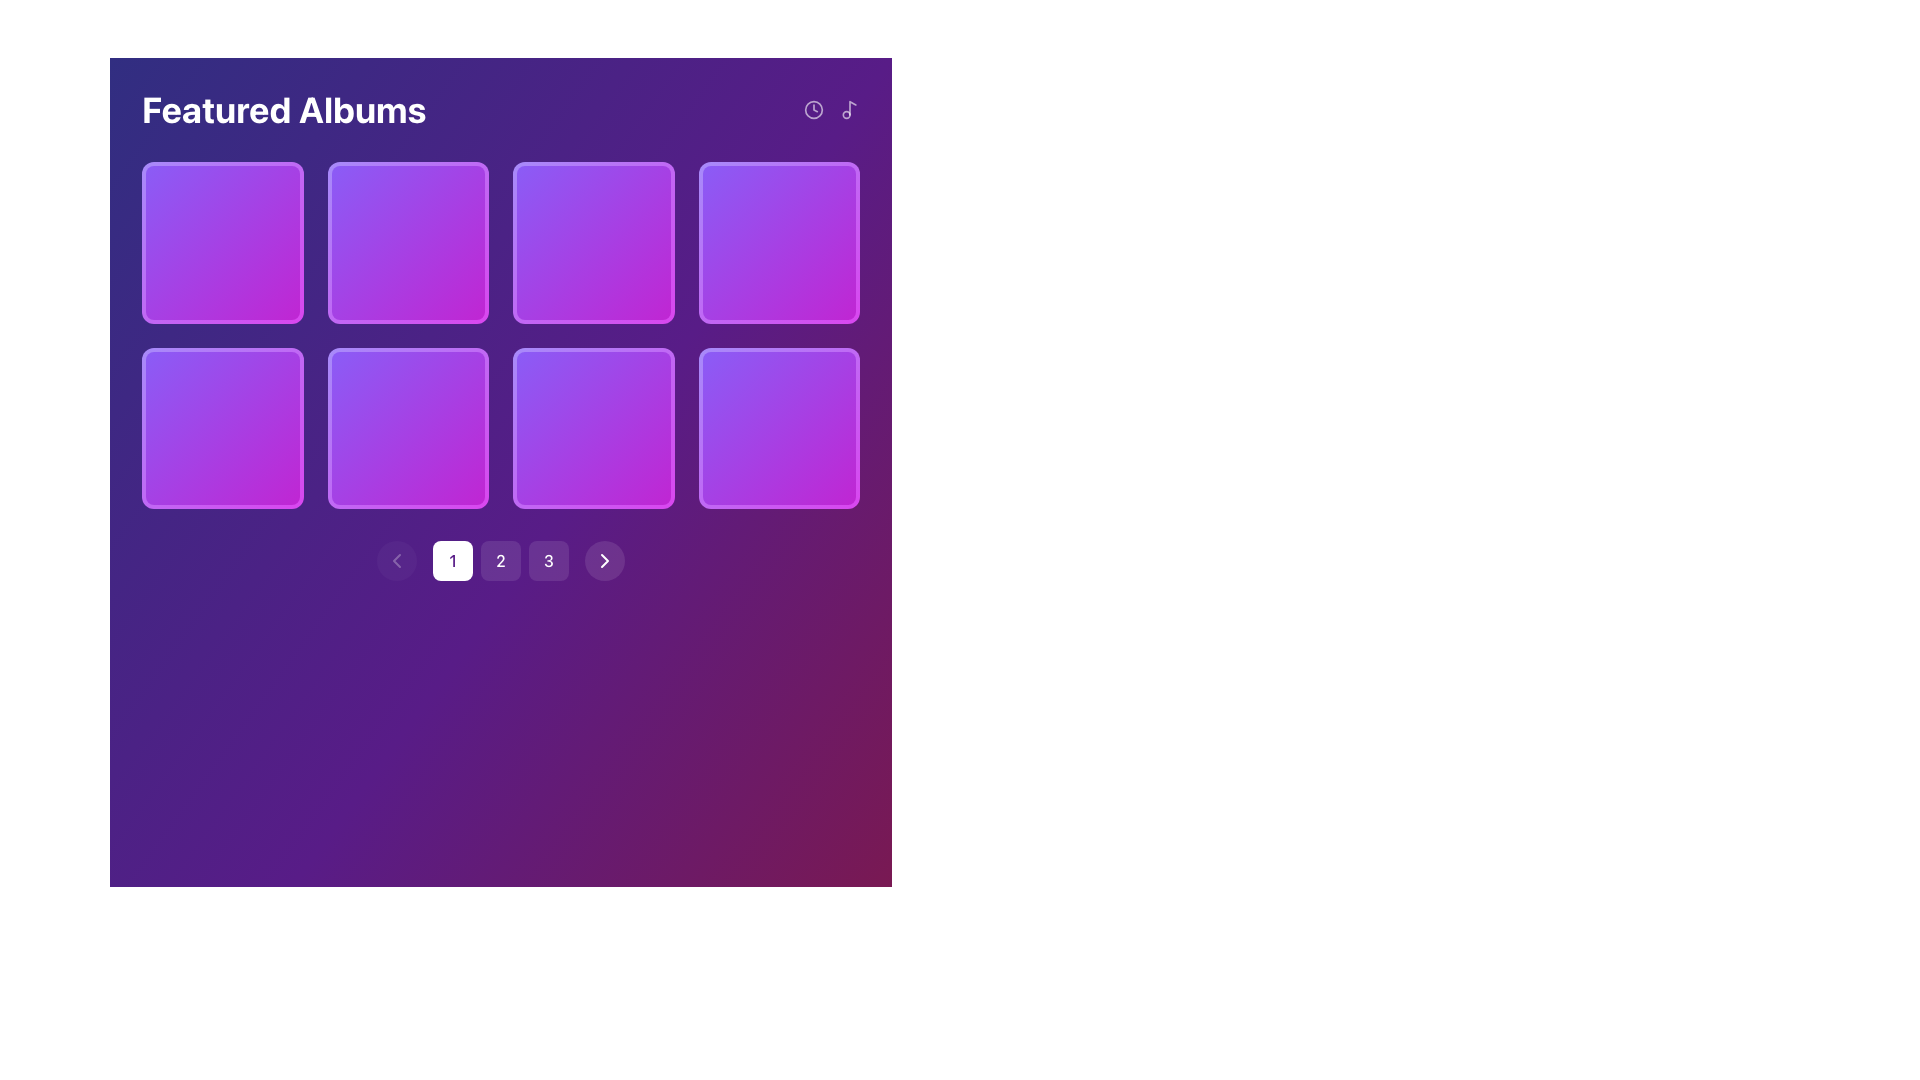 Image resolution: width=1920 pixels, height=1080 pixels. I want to click on the compact clock icon located at the top-right area of the application interface, which features a minimalistic circular outline with clock hands inside, so click(814, 110).